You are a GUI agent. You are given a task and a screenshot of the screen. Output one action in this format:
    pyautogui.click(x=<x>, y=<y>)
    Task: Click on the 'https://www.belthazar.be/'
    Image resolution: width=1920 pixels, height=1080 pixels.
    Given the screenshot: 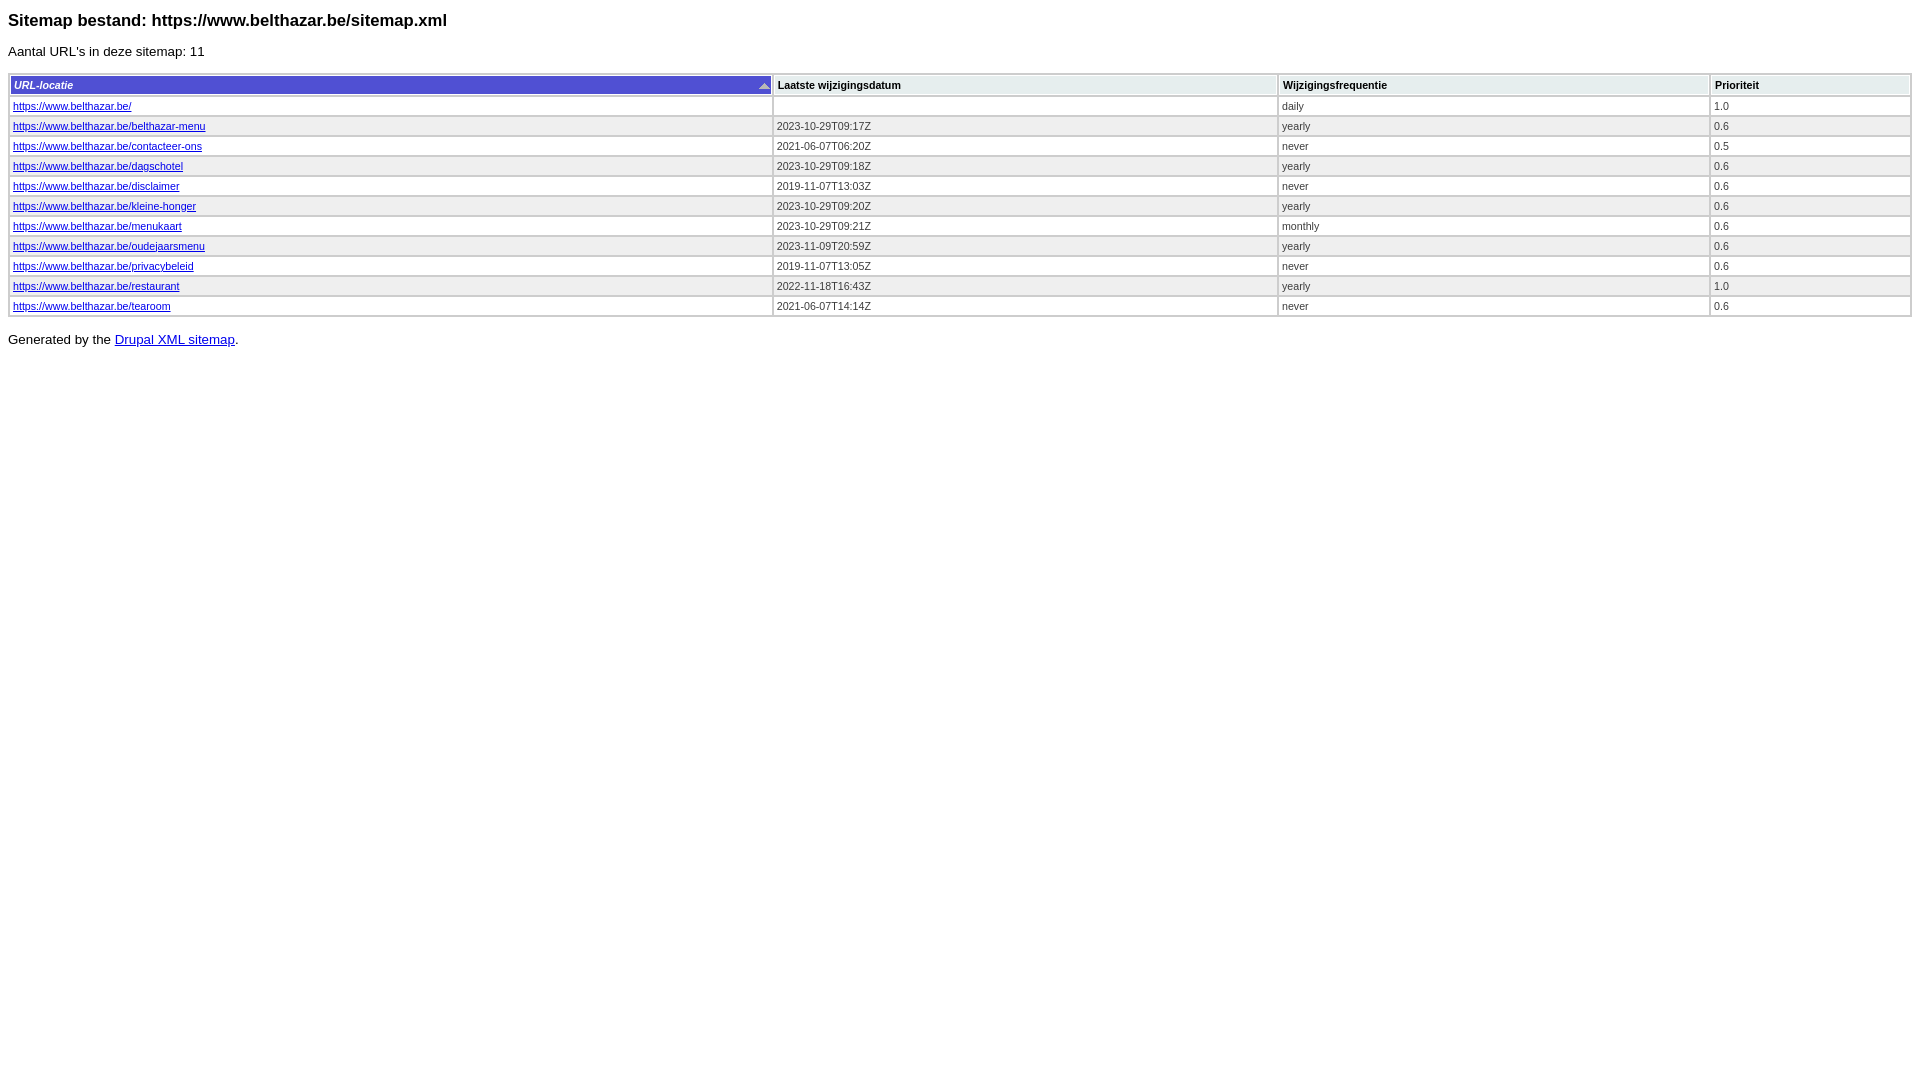 What is the action you would take?
    pyautogui.click(x=13, y=105)
    